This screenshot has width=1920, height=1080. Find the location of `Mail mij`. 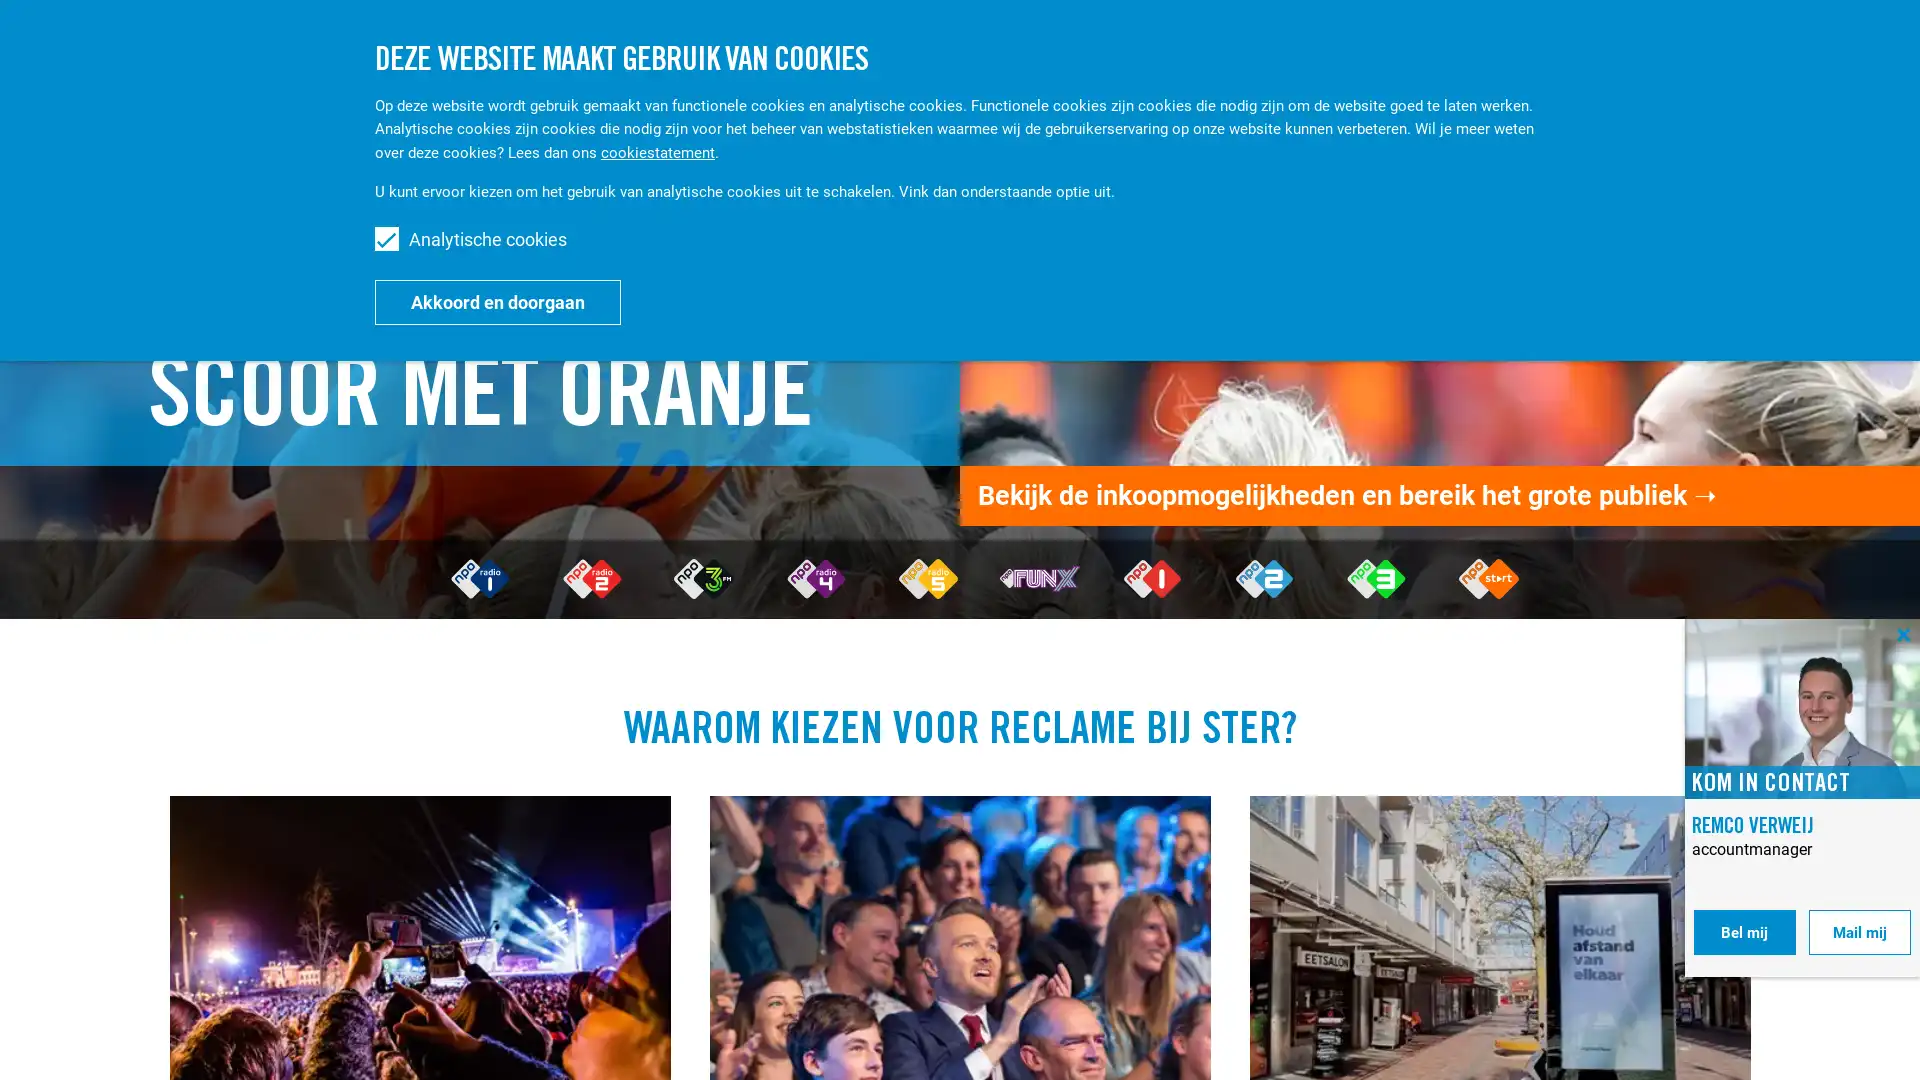

Mail mij is located at coordinates (1859, 932).